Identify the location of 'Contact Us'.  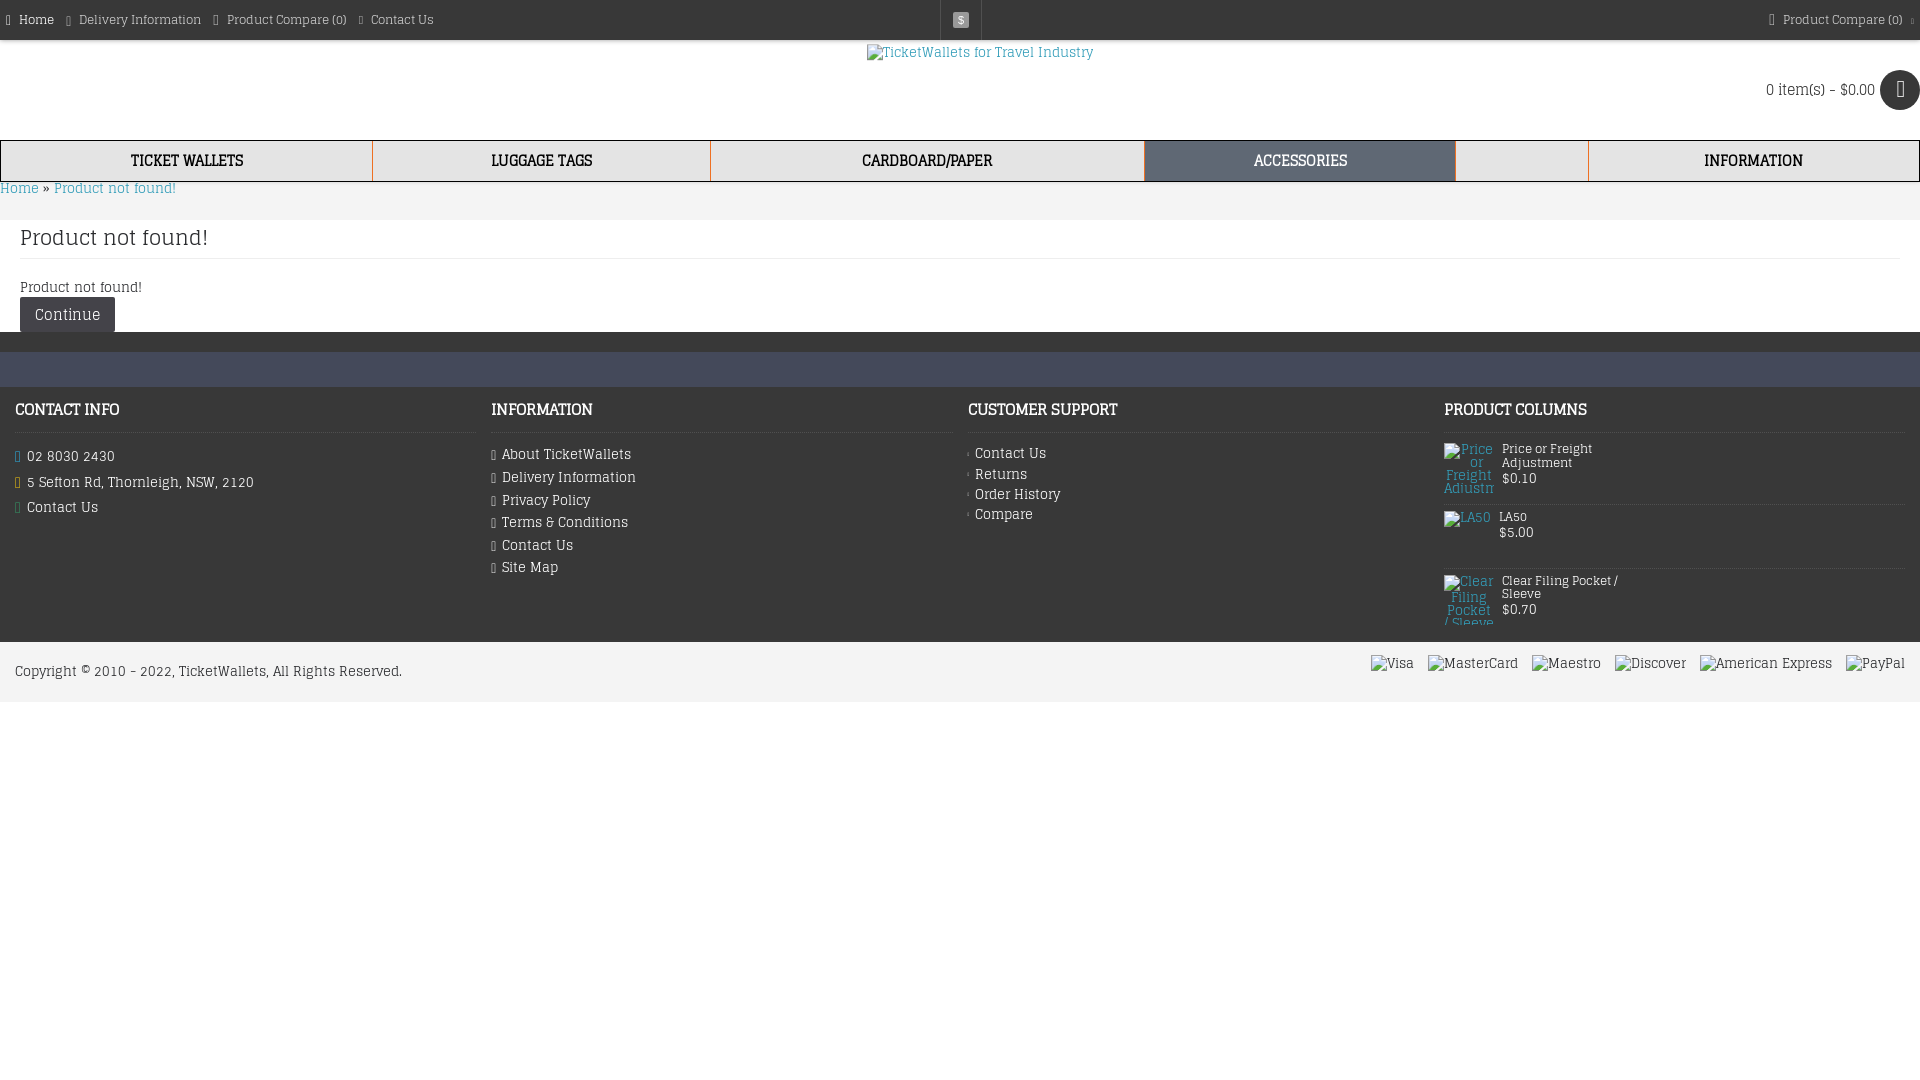
(490, 546).